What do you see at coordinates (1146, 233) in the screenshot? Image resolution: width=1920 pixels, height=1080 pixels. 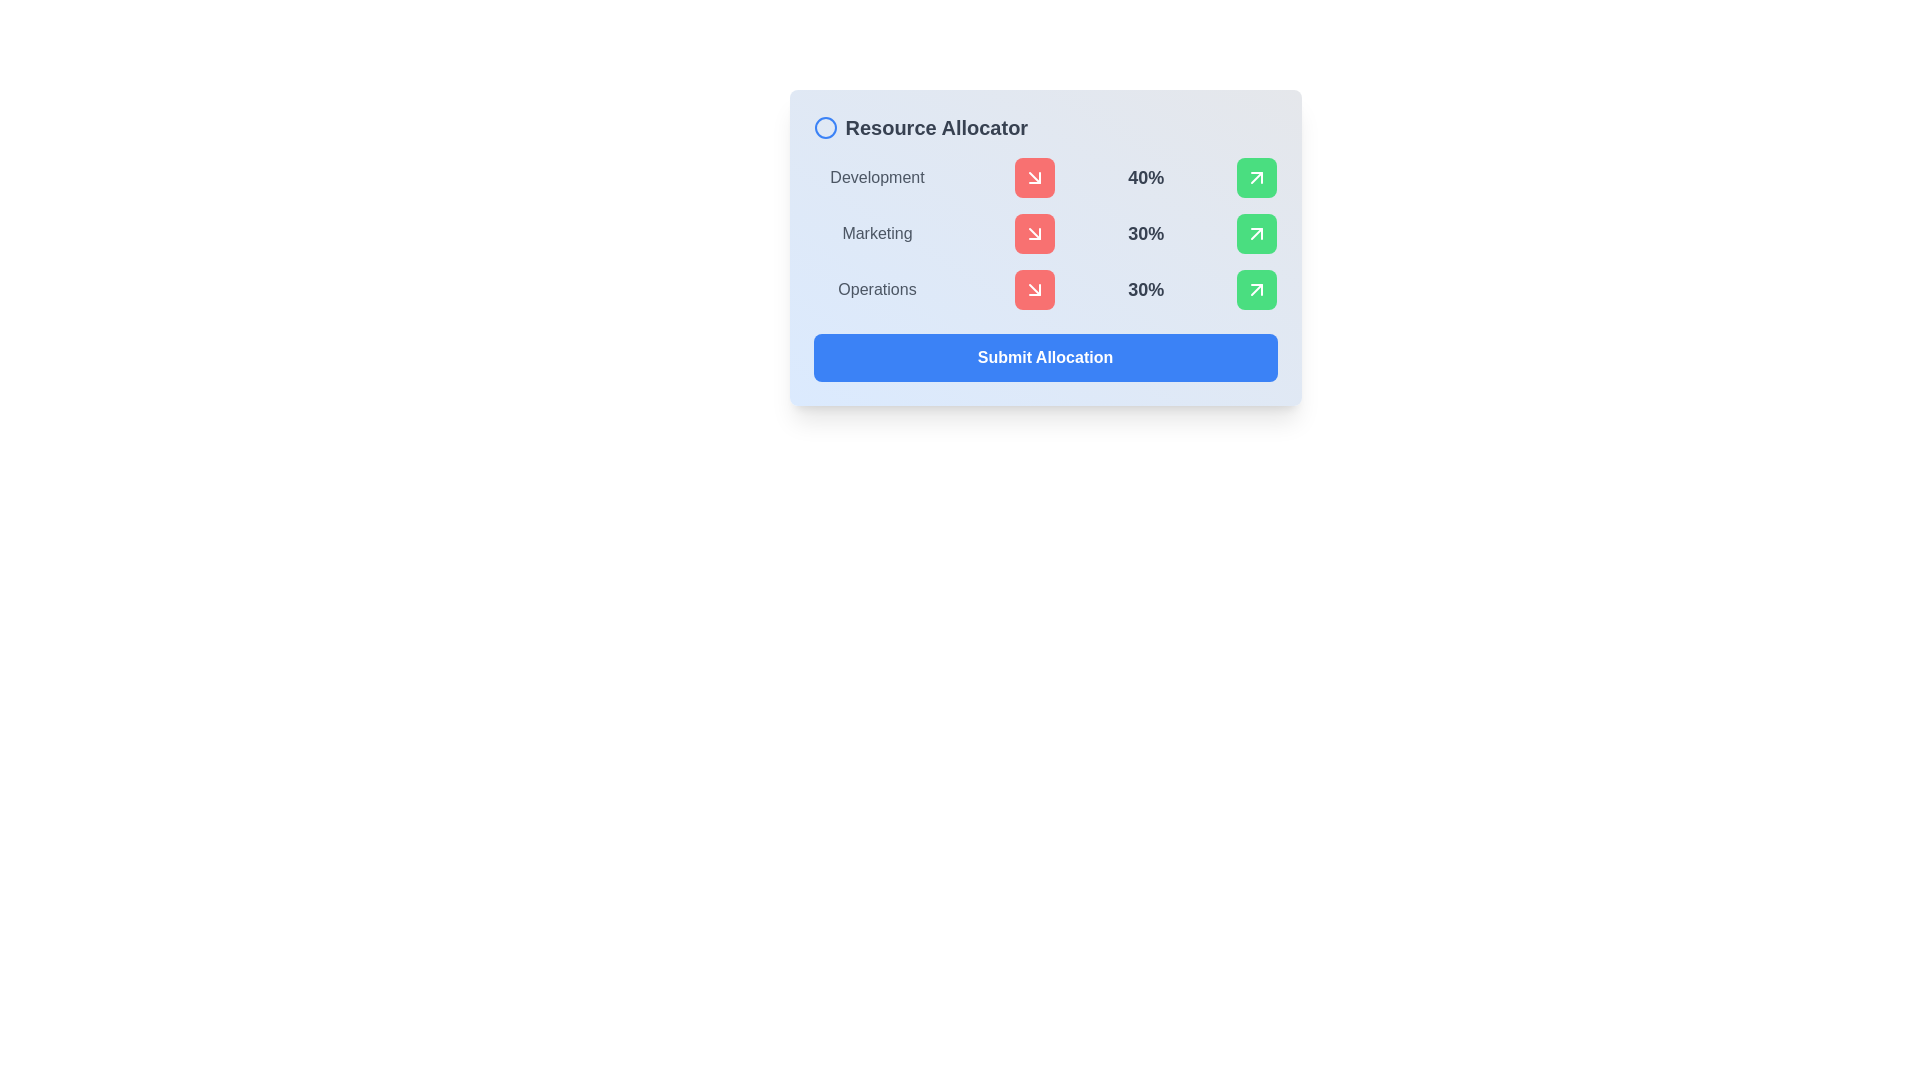 I see `the static text label displaying '30%' that is bold and dark gray, located in the row corresponding to 'Marketing', to the right of the 'Marketing' label and adjacent to a red downward-pointing arrow icon` at bounding box center [1146, 233].